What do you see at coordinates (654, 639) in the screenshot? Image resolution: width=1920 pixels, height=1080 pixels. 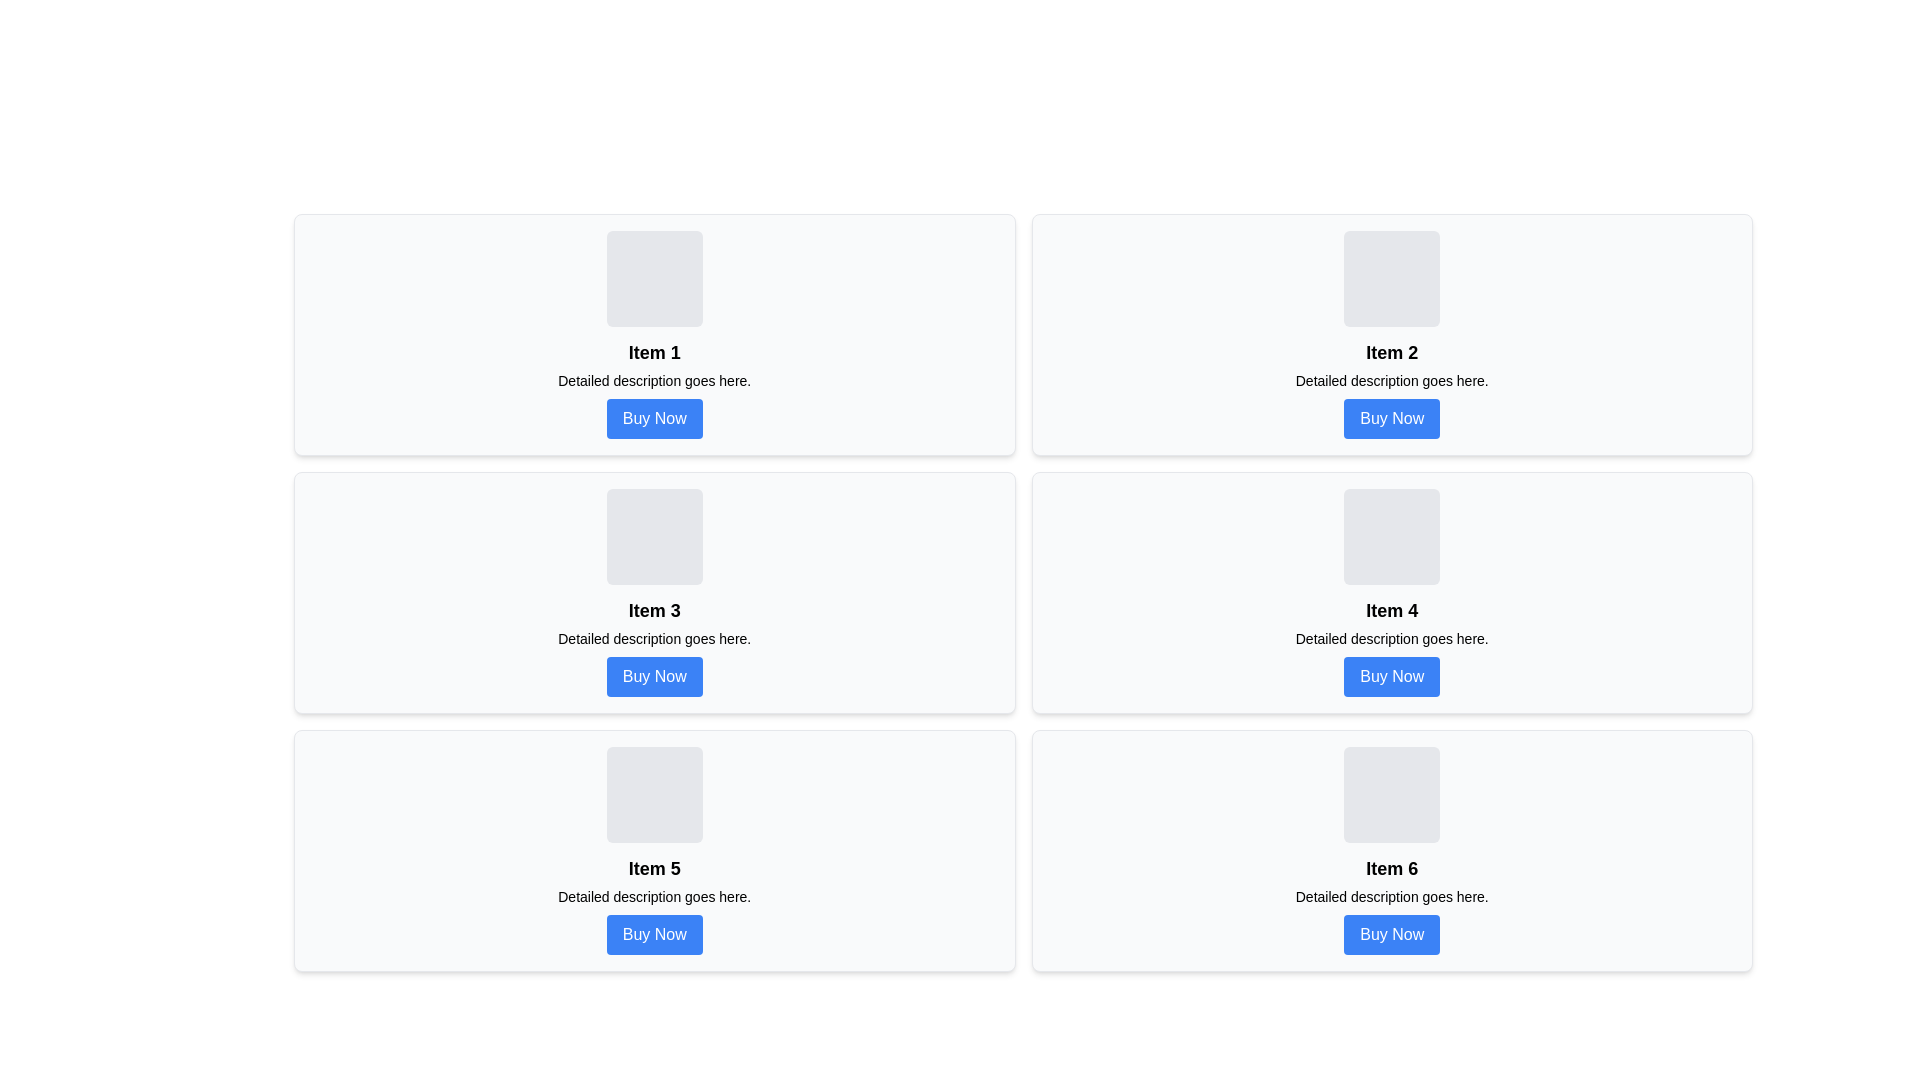 I see `static text located directly below the title 'Item 3' in the card for 'Item 3', which provides additional details about the item` at bounding box center [654, 639].